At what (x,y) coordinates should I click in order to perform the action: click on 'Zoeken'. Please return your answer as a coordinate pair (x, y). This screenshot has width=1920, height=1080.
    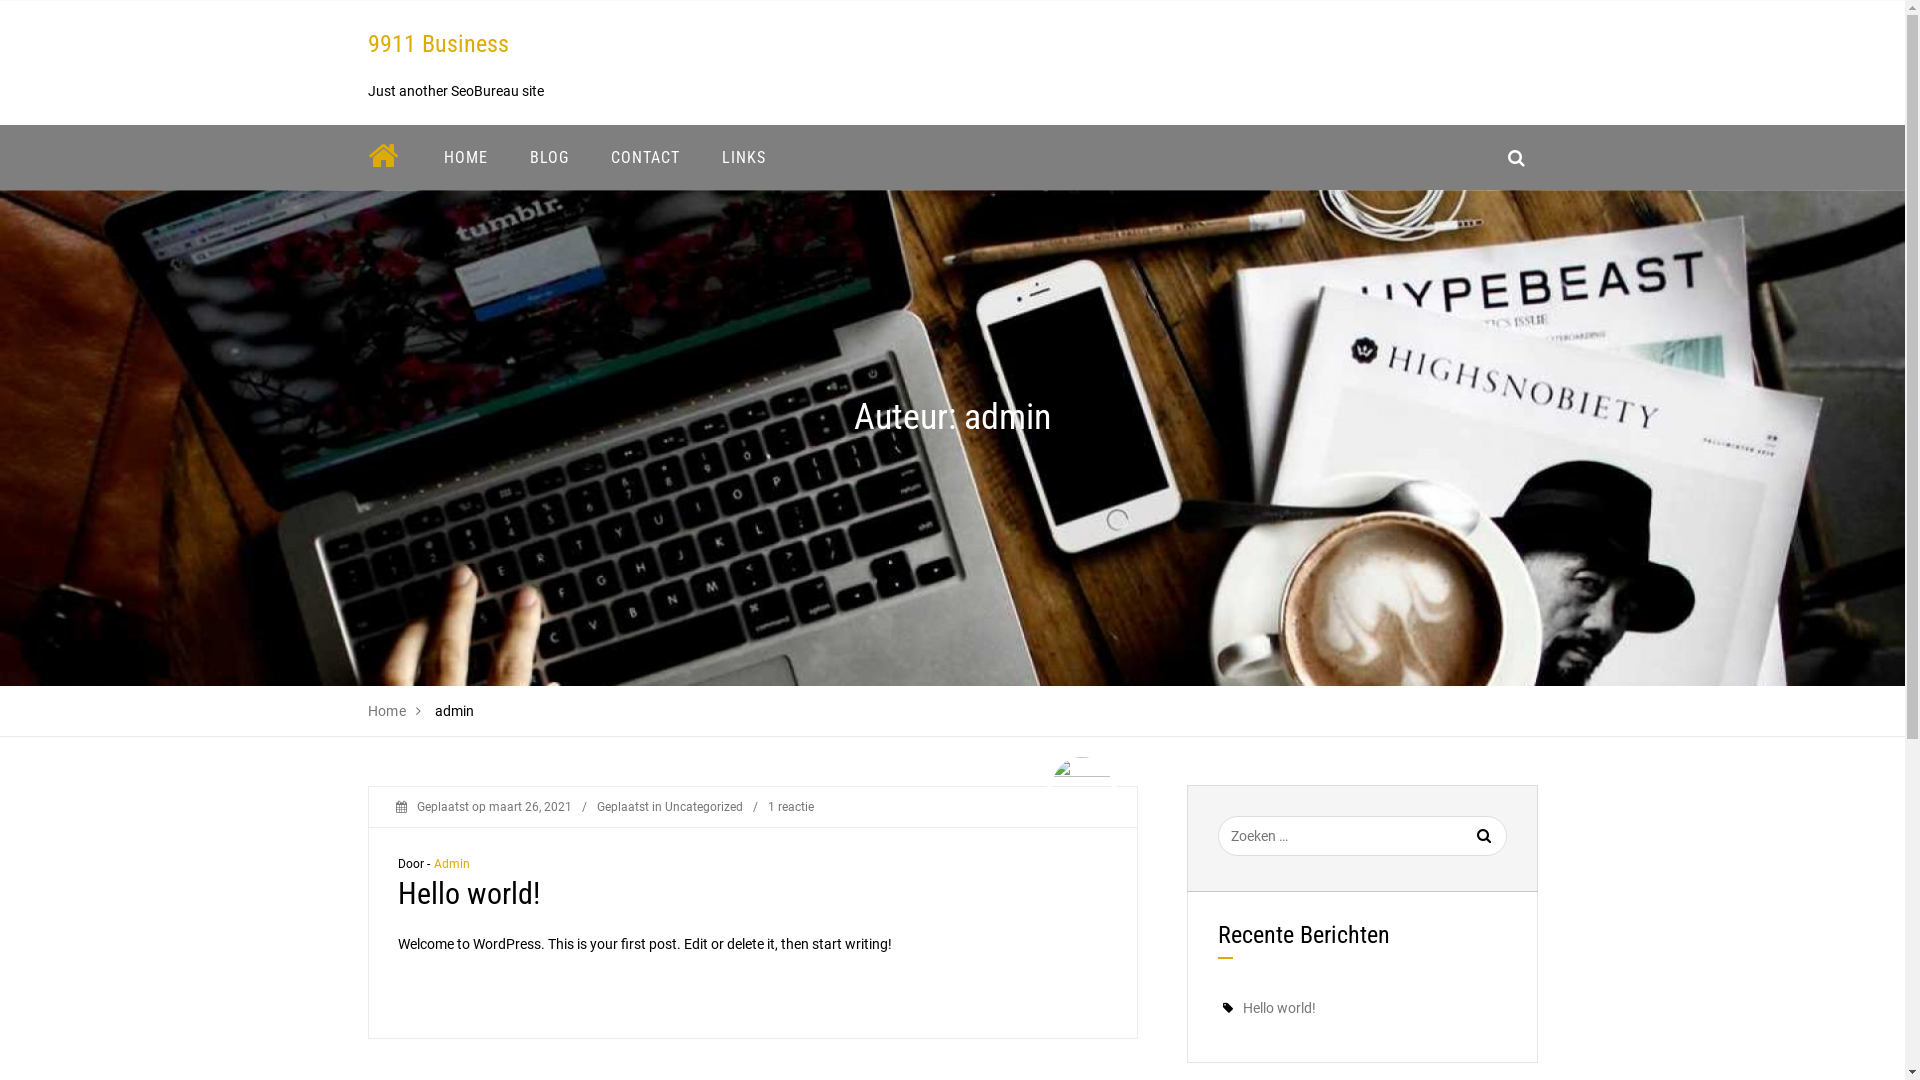
    Looking at the image, I should click on (1460, 848).